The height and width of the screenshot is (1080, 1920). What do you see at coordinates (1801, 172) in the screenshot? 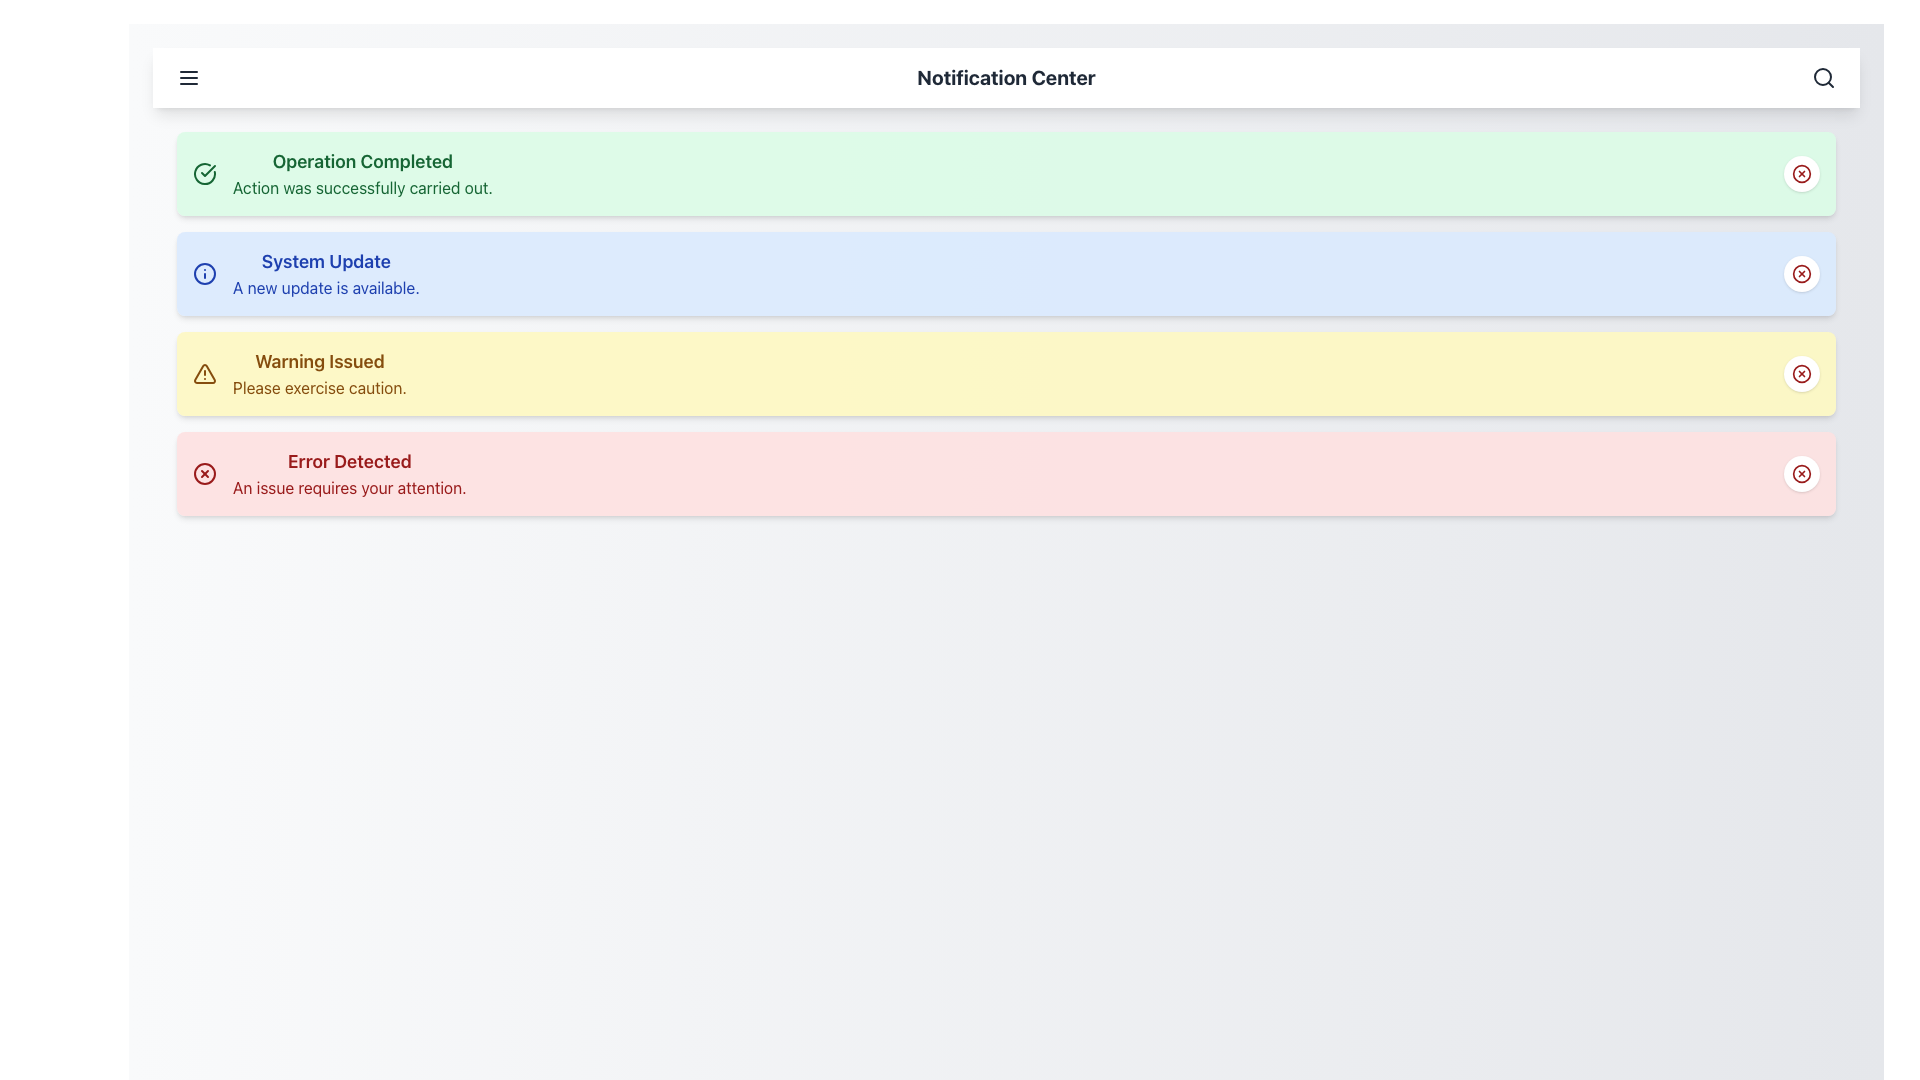
I see `the circular button with a white background and red 'X' icon located in the top-right corner of the 'Operation Completed' notification card` at bounding box center [1801, 172].